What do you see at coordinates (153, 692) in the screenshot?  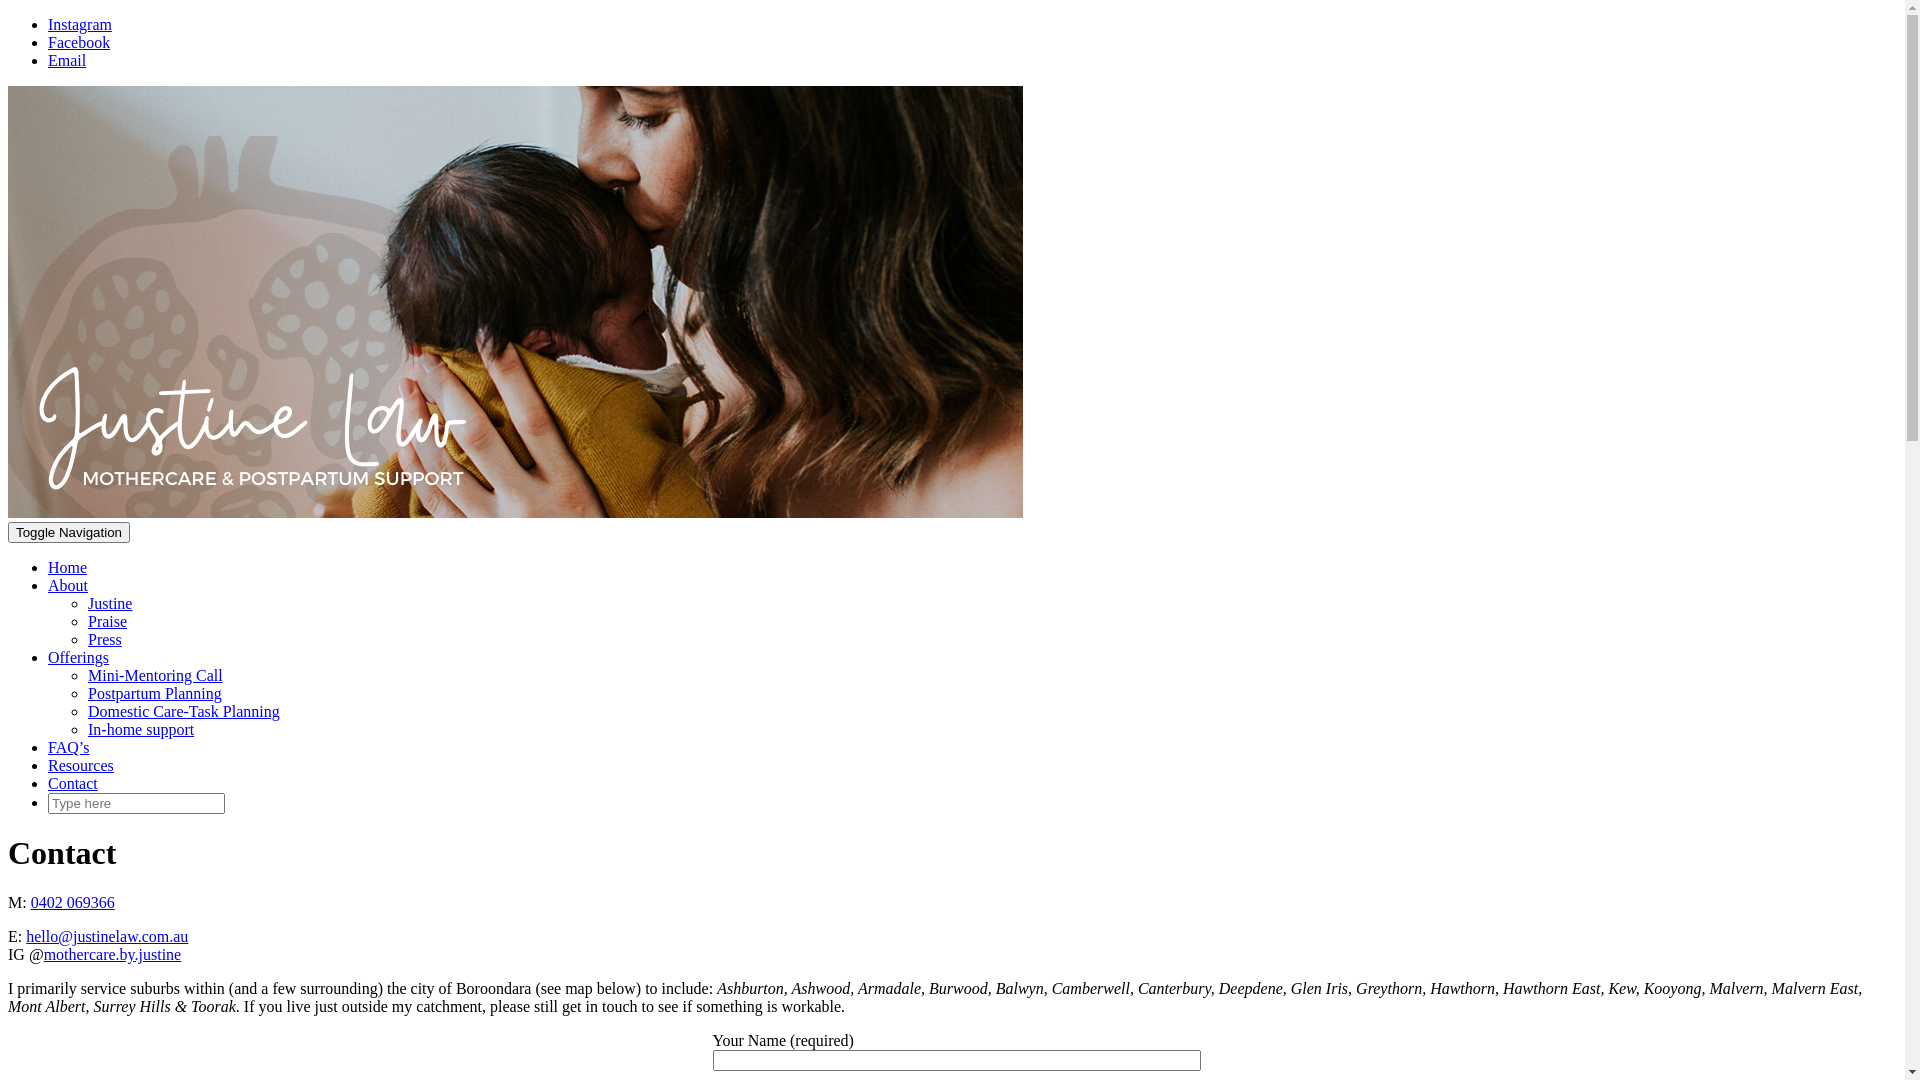 I see `'Postpartum Planning'` at bounding box center [153, 692].